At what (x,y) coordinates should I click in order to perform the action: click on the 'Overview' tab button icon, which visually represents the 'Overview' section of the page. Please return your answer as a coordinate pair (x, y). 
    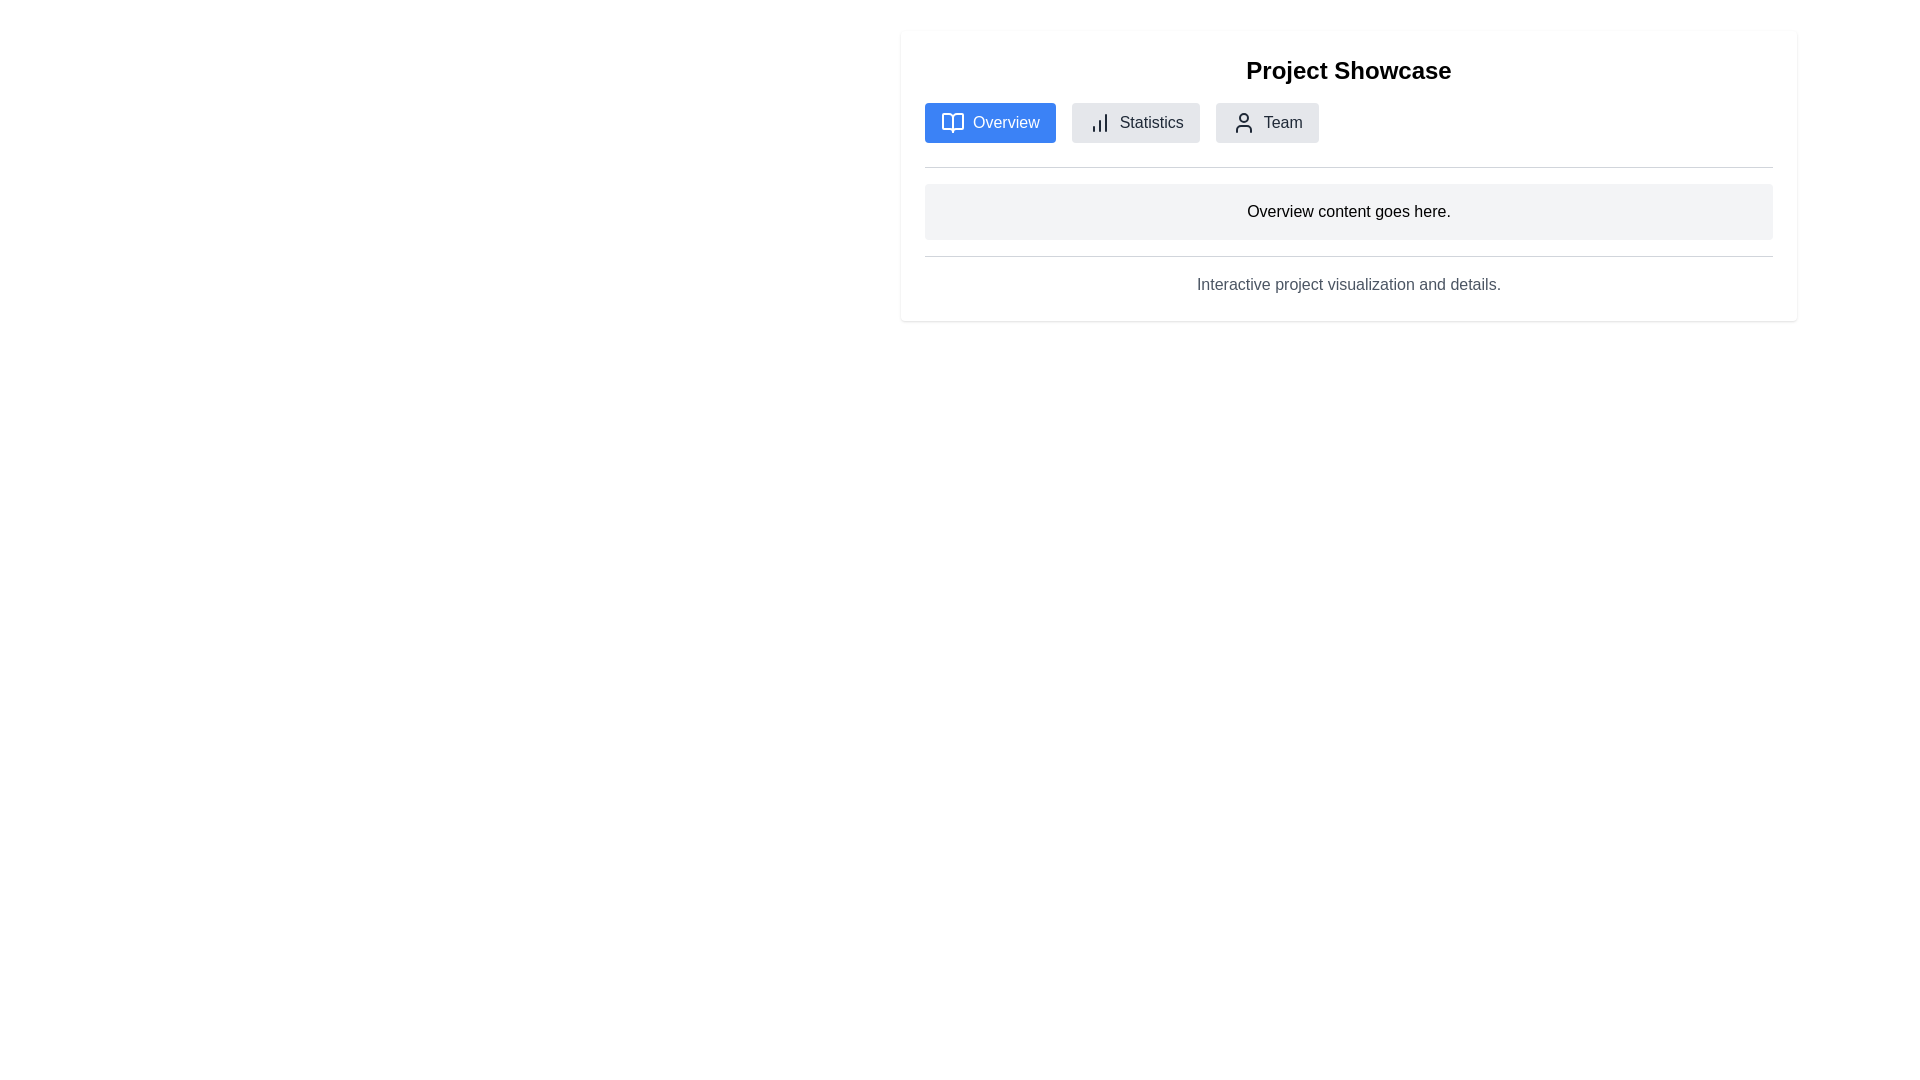
    Looking at the image, I should click on (952, 123).